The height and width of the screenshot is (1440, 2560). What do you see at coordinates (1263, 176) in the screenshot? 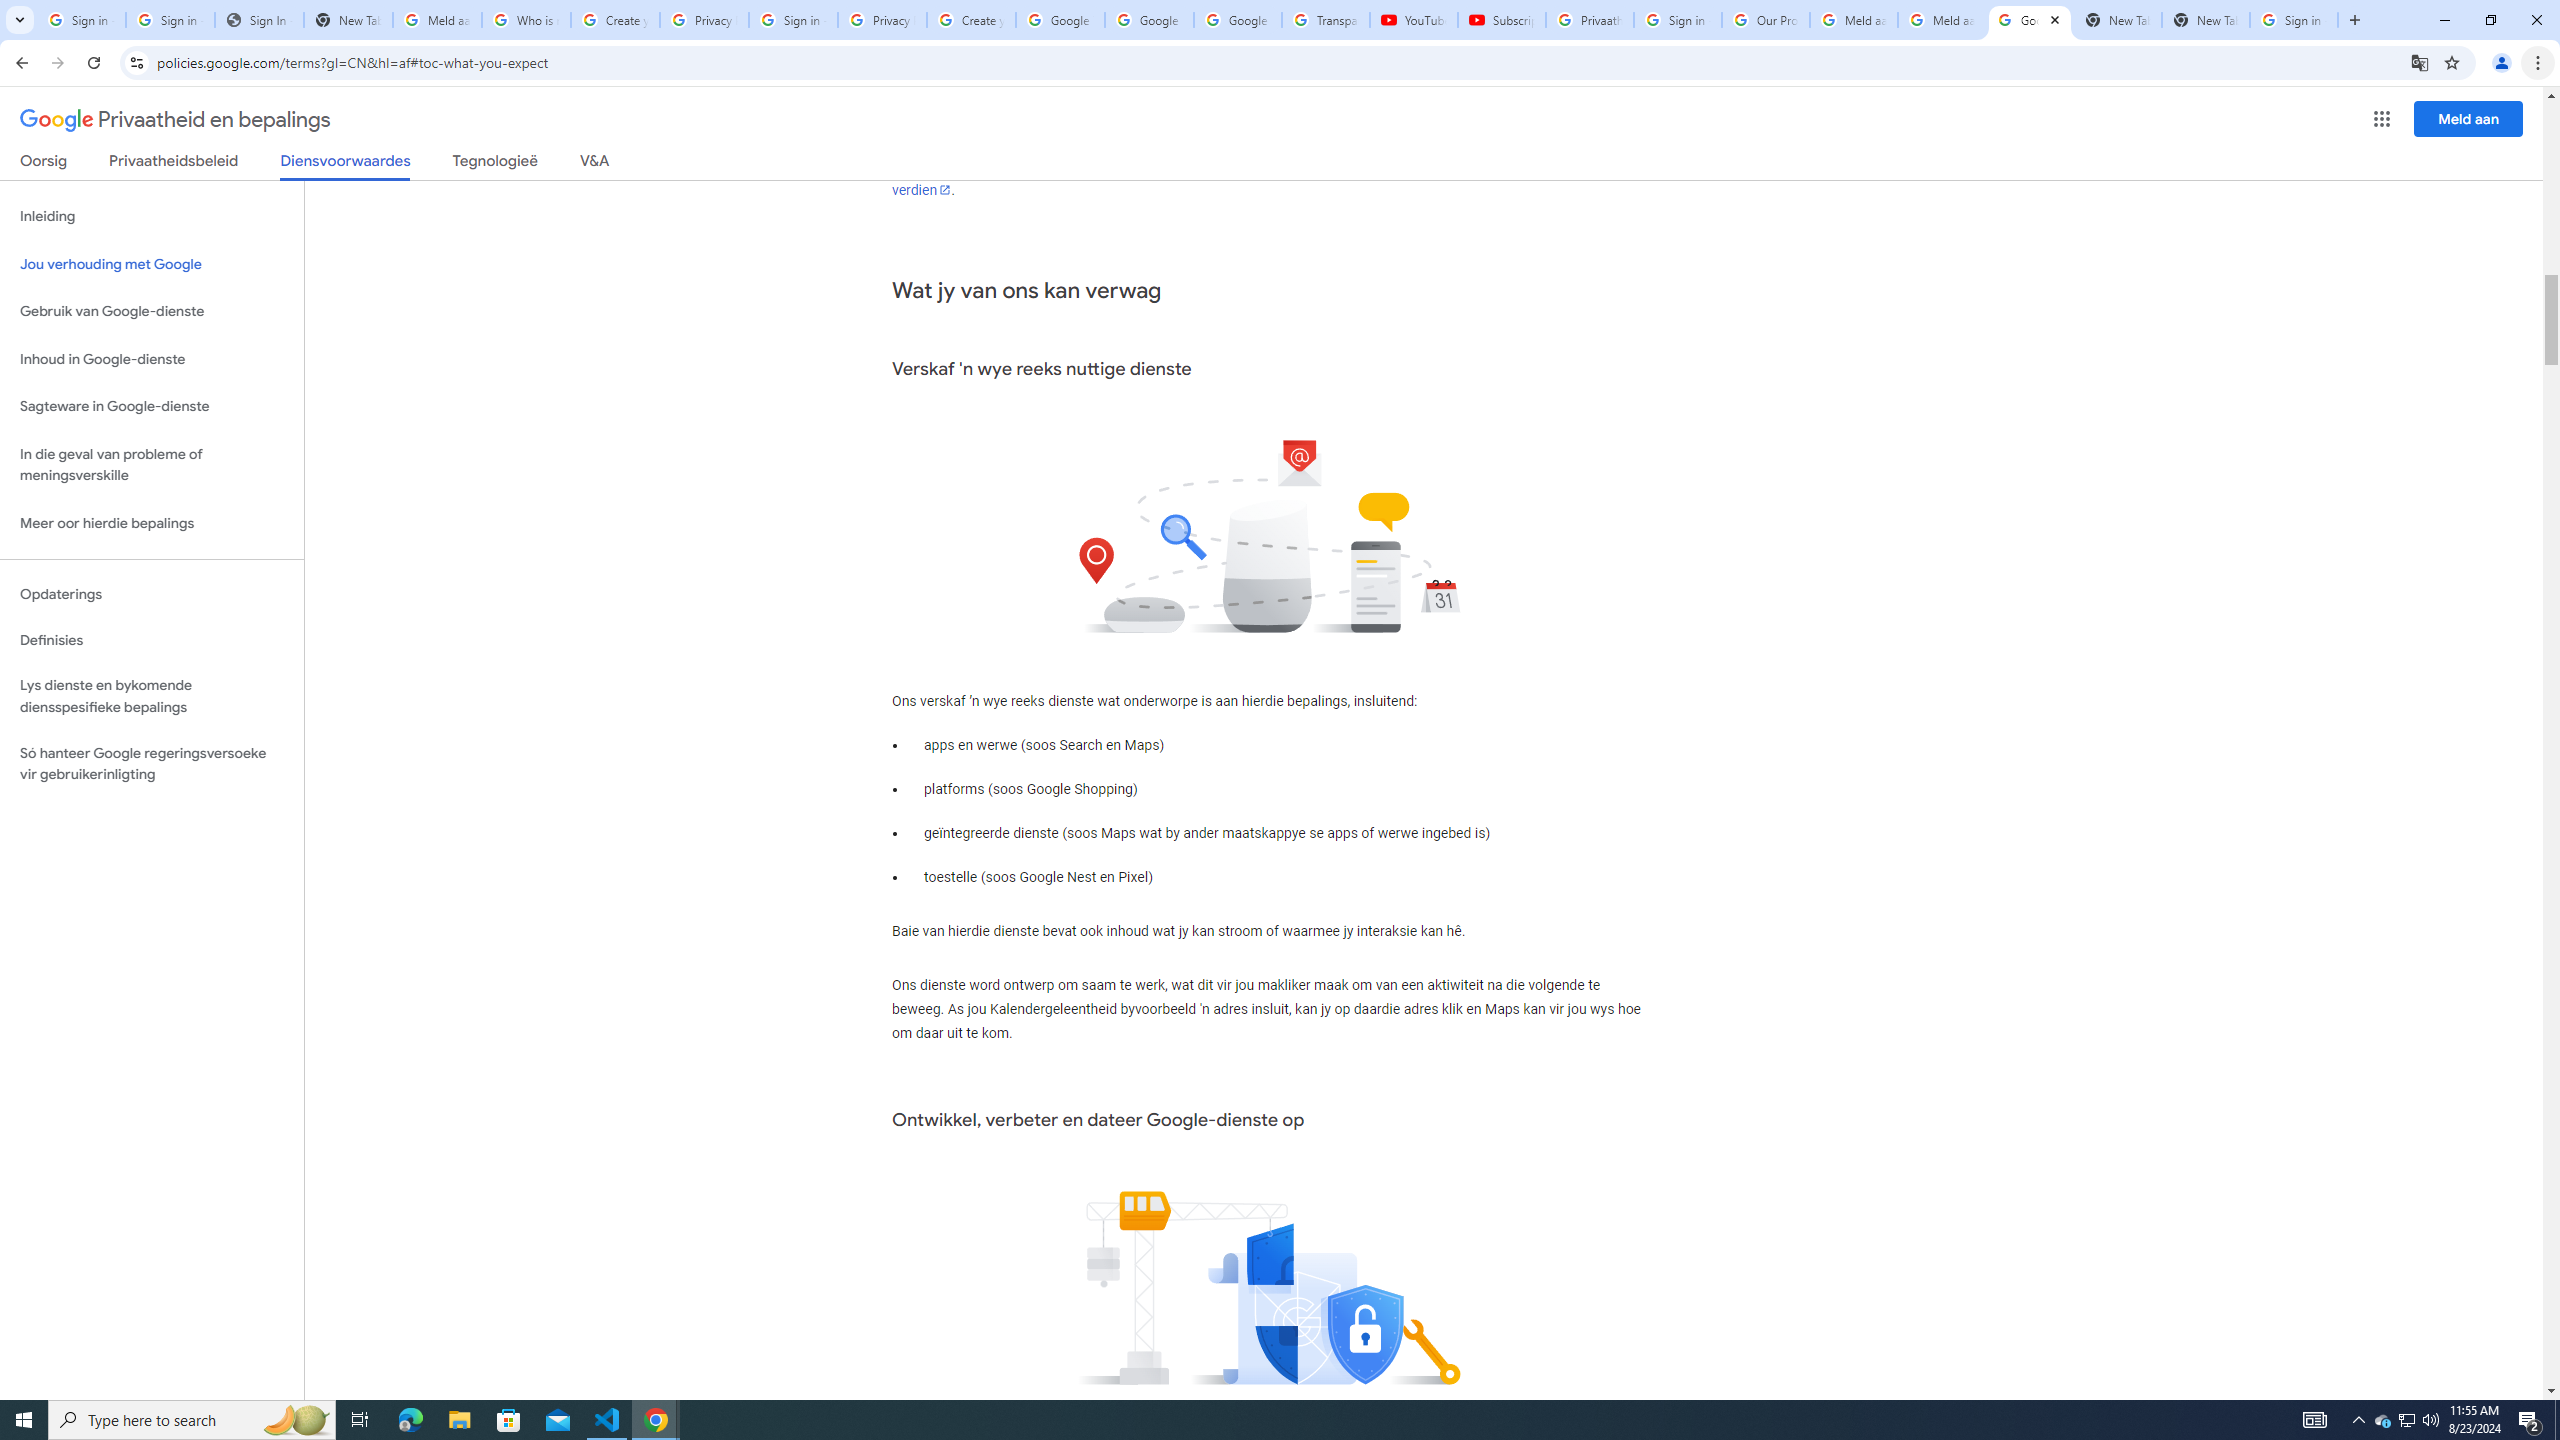
I see `'hoe Google se besigheid werk en hoe ons geld verdien'` at bounding box center [1263, 176].